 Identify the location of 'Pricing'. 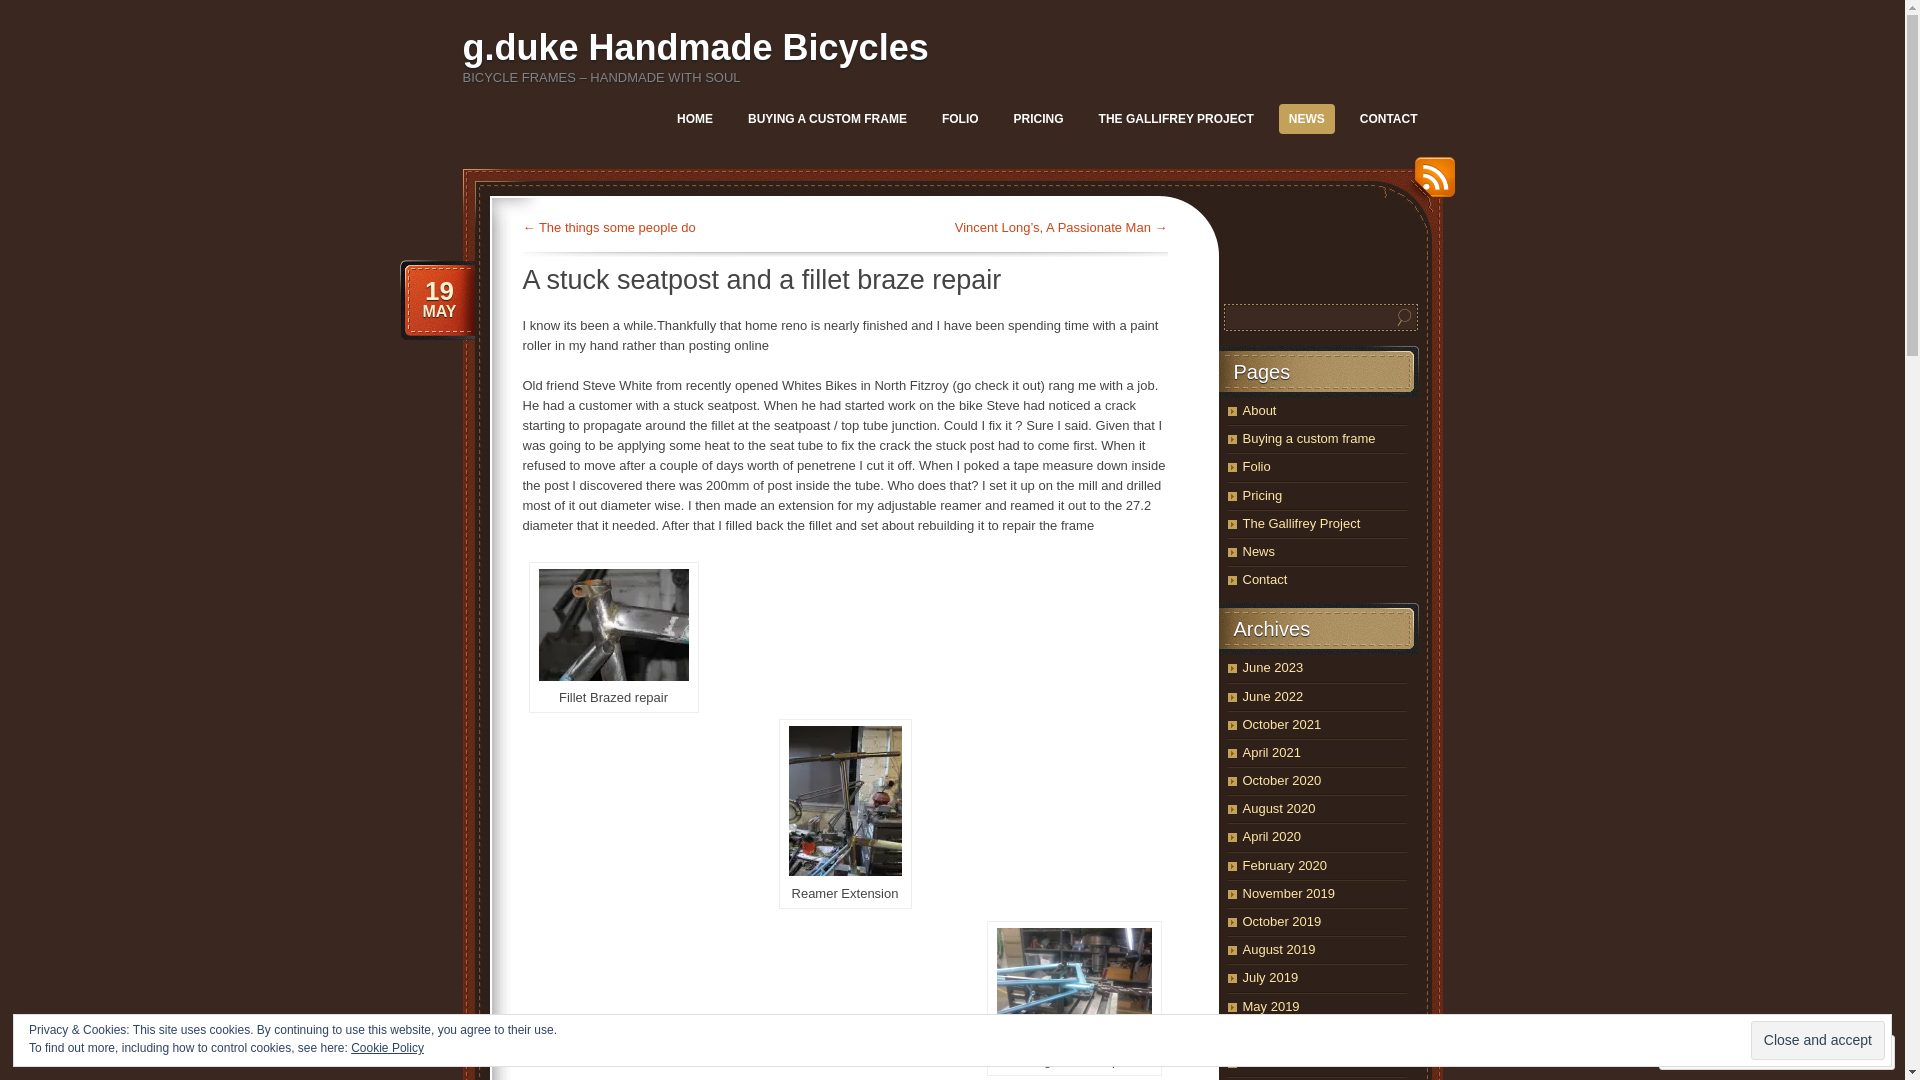
(1261, 495).